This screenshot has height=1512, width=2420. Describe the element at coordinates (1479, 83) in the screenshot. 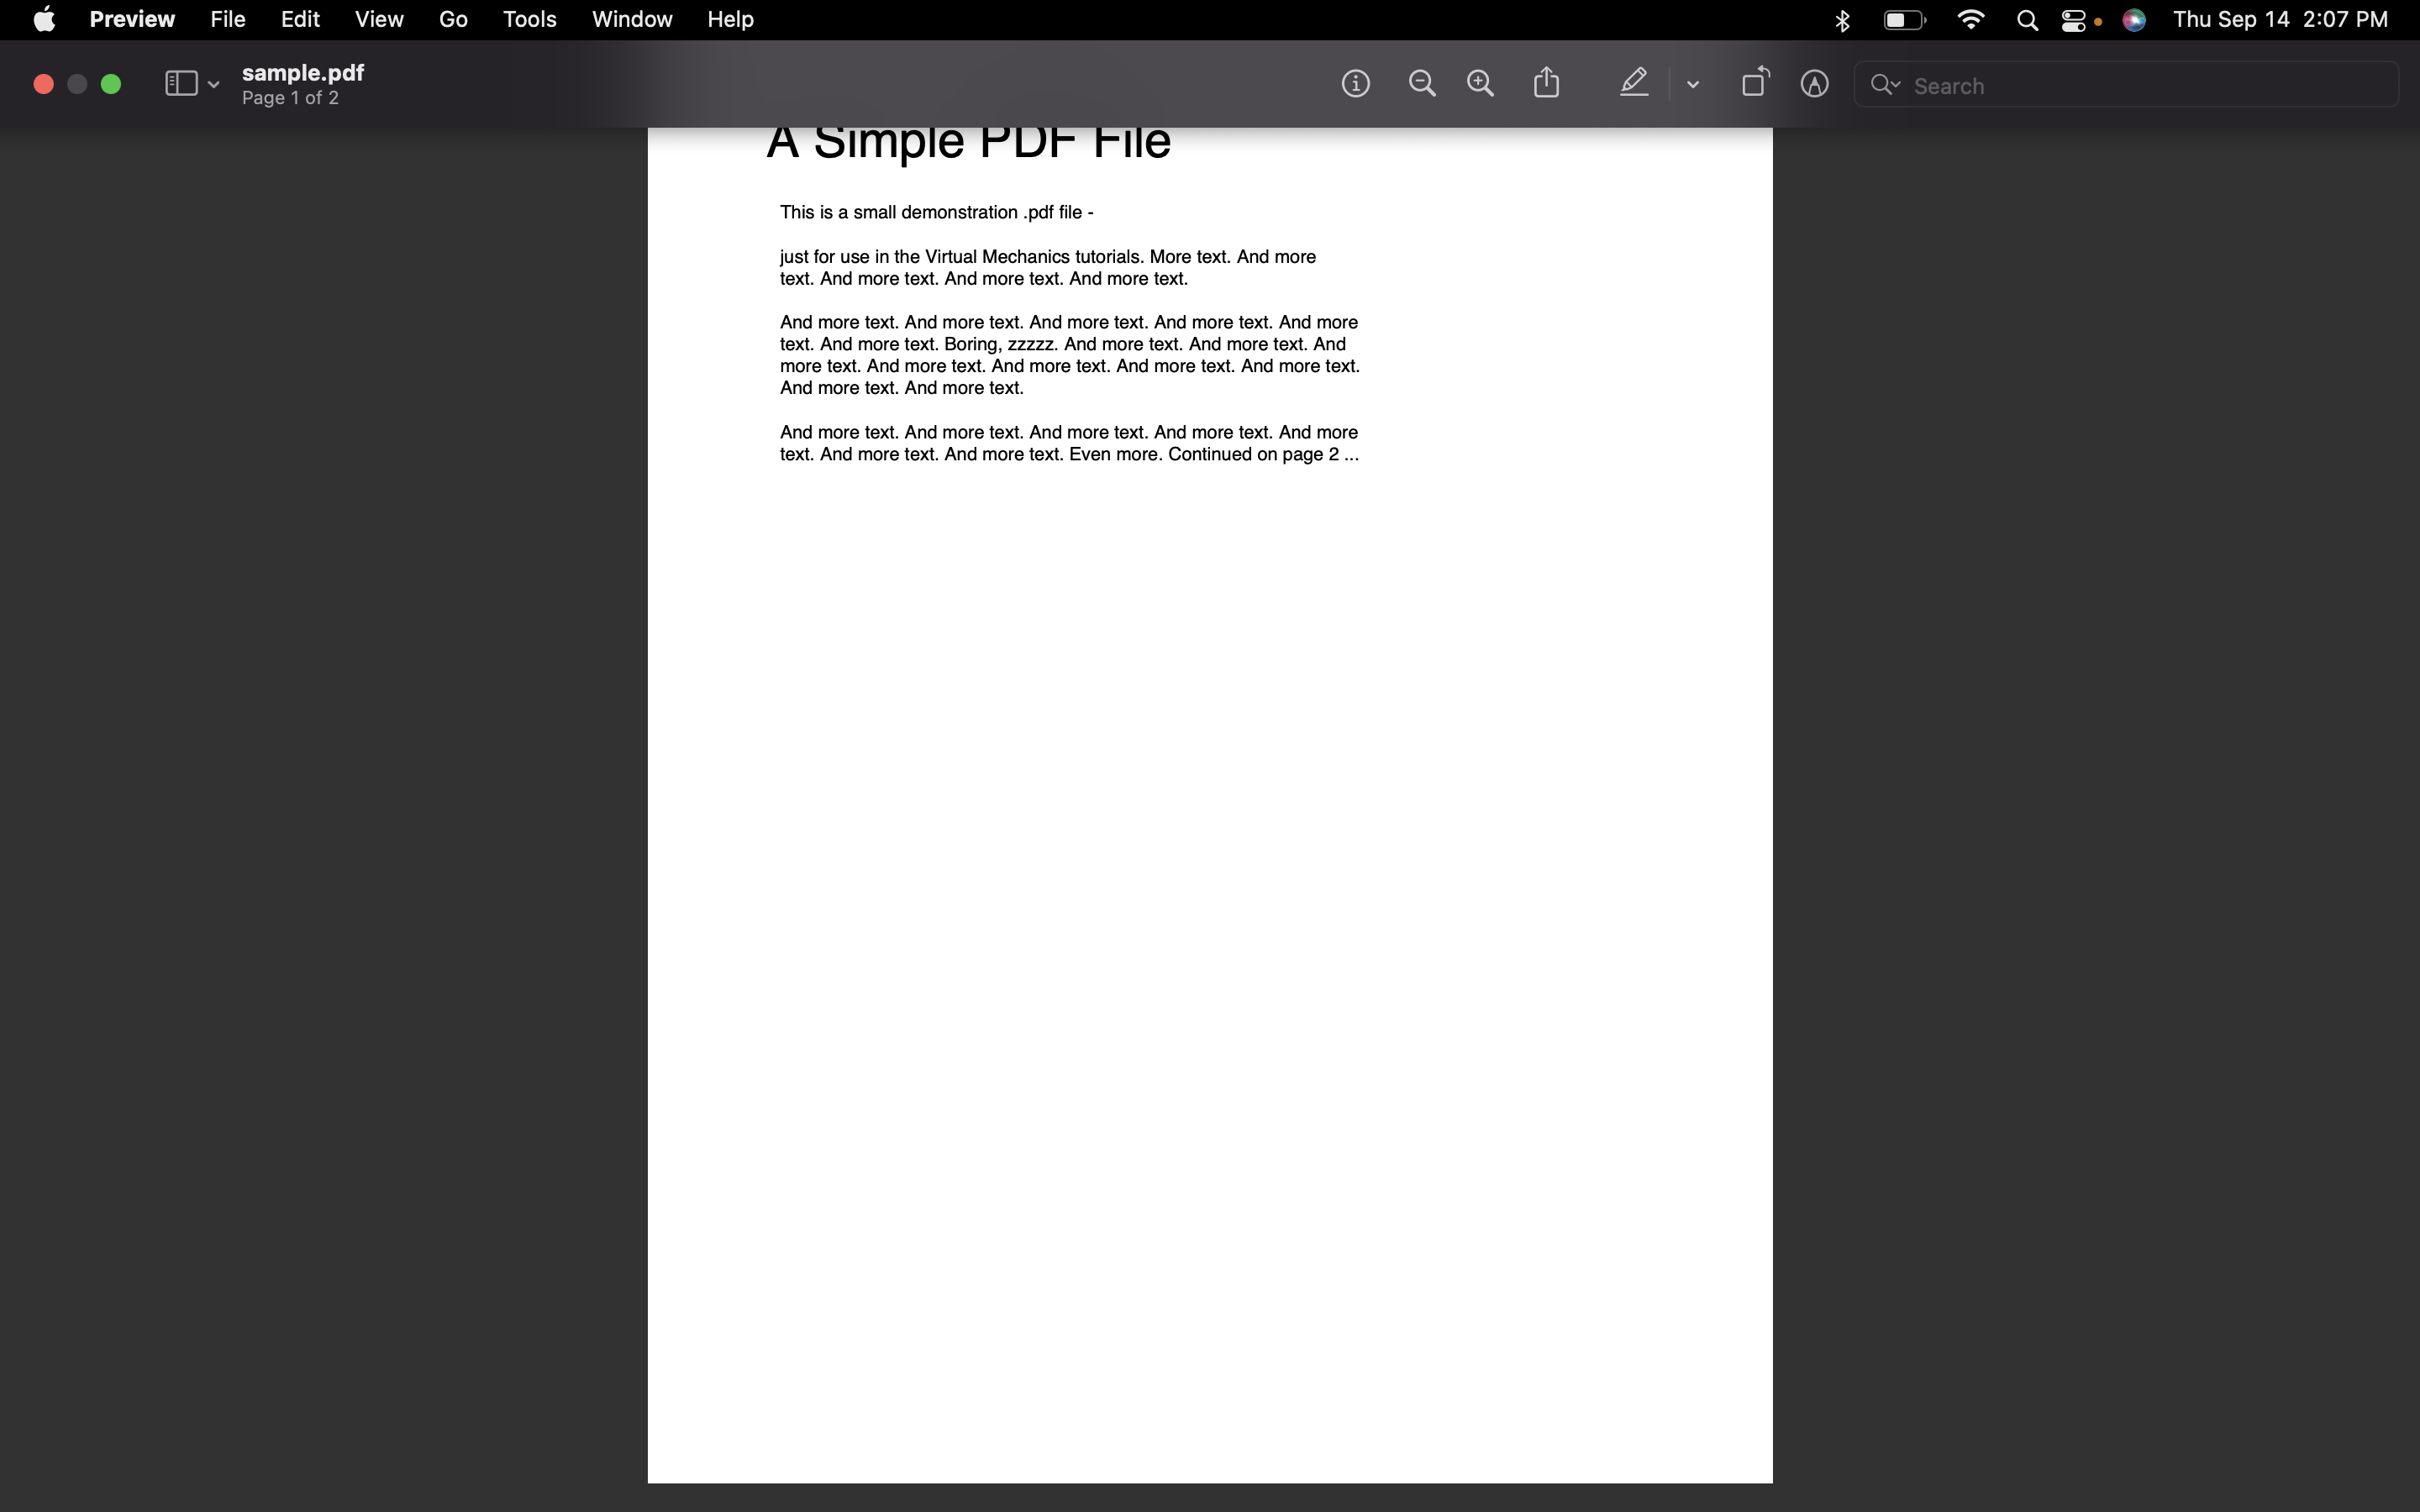

I see `Zoom into the document` at that location.